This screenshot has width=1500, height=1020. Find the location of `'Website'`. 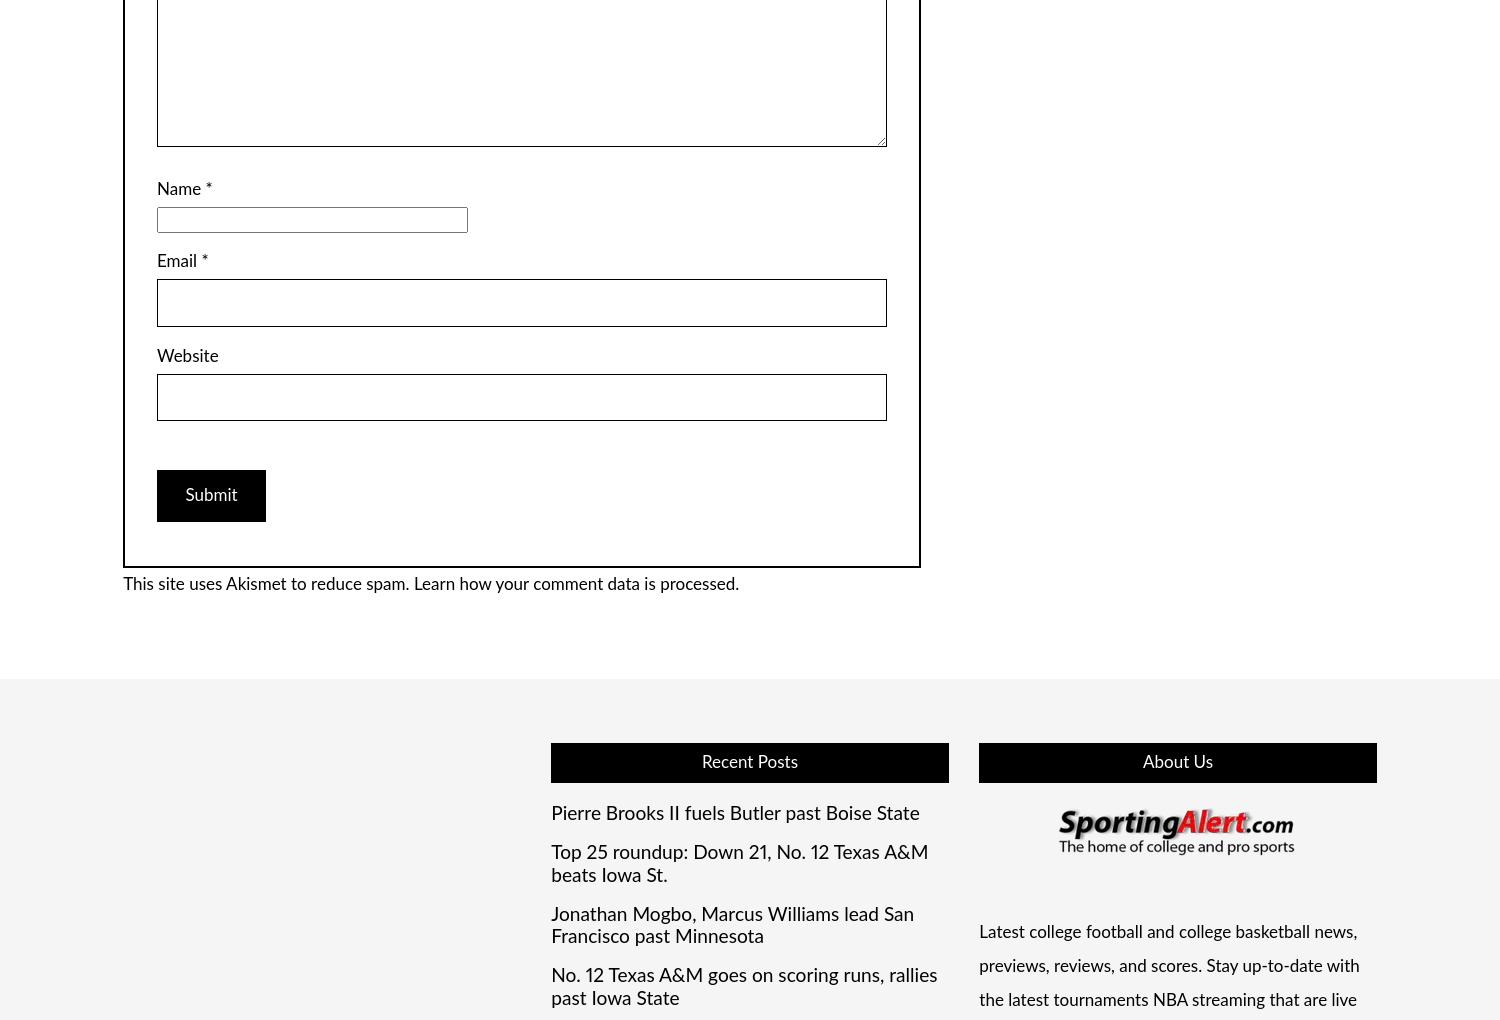

'Website' is located at coordinates (187, 354).